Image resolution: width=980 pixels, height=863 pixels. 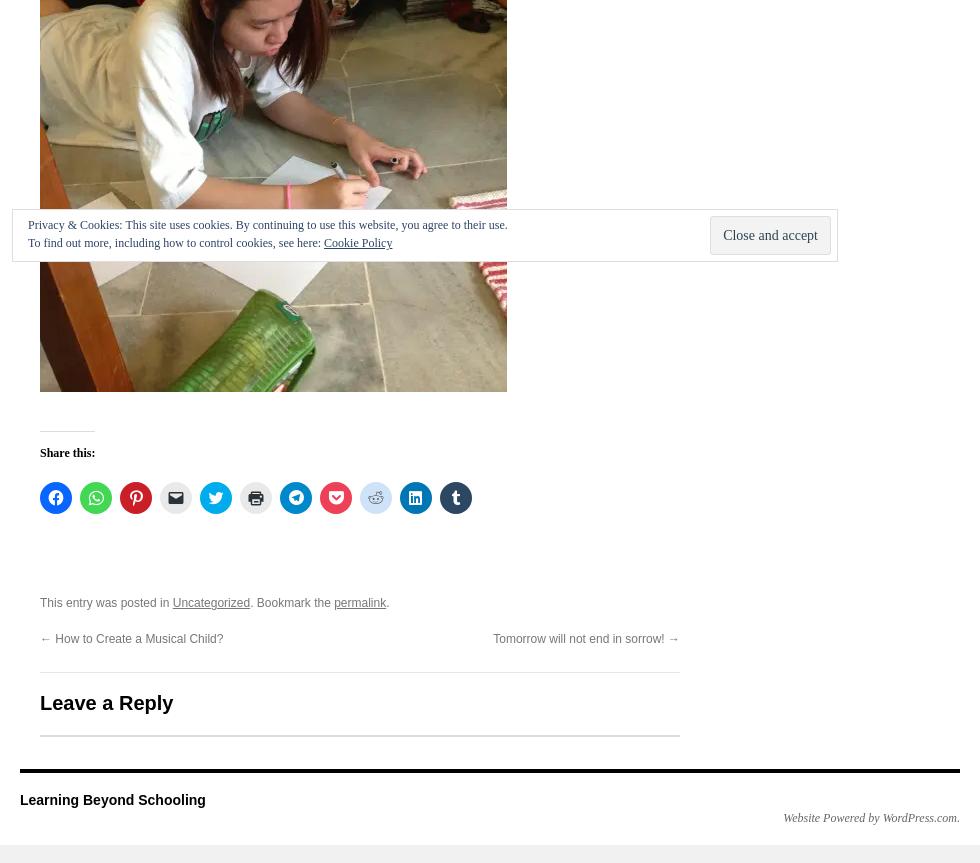 I want to click on 'Learning Beyond Schooling', so click(x=112, y=799).